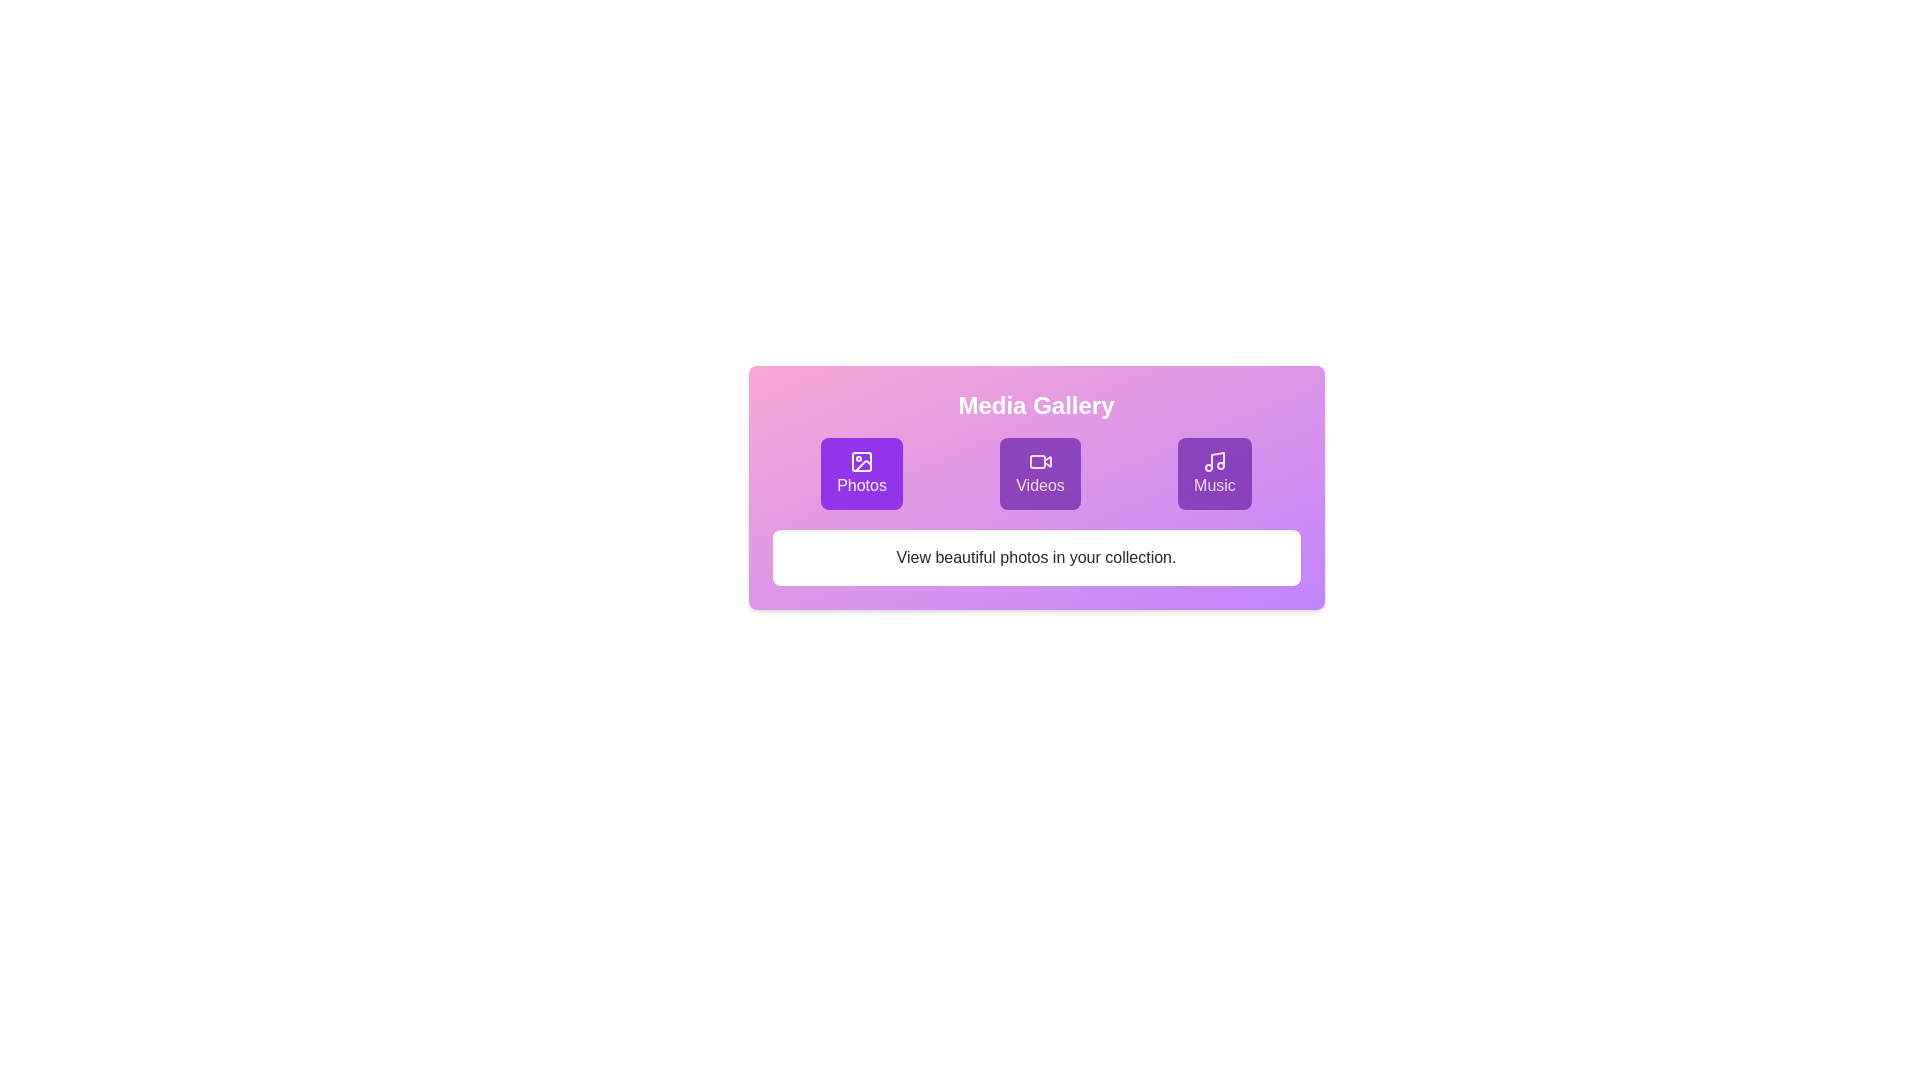 This screenshot has height=1080, width=1920. Describe the element at coordinates (1040, 474) in the screenshot. I see `the Videos tab in the Media Gallery` at that location.